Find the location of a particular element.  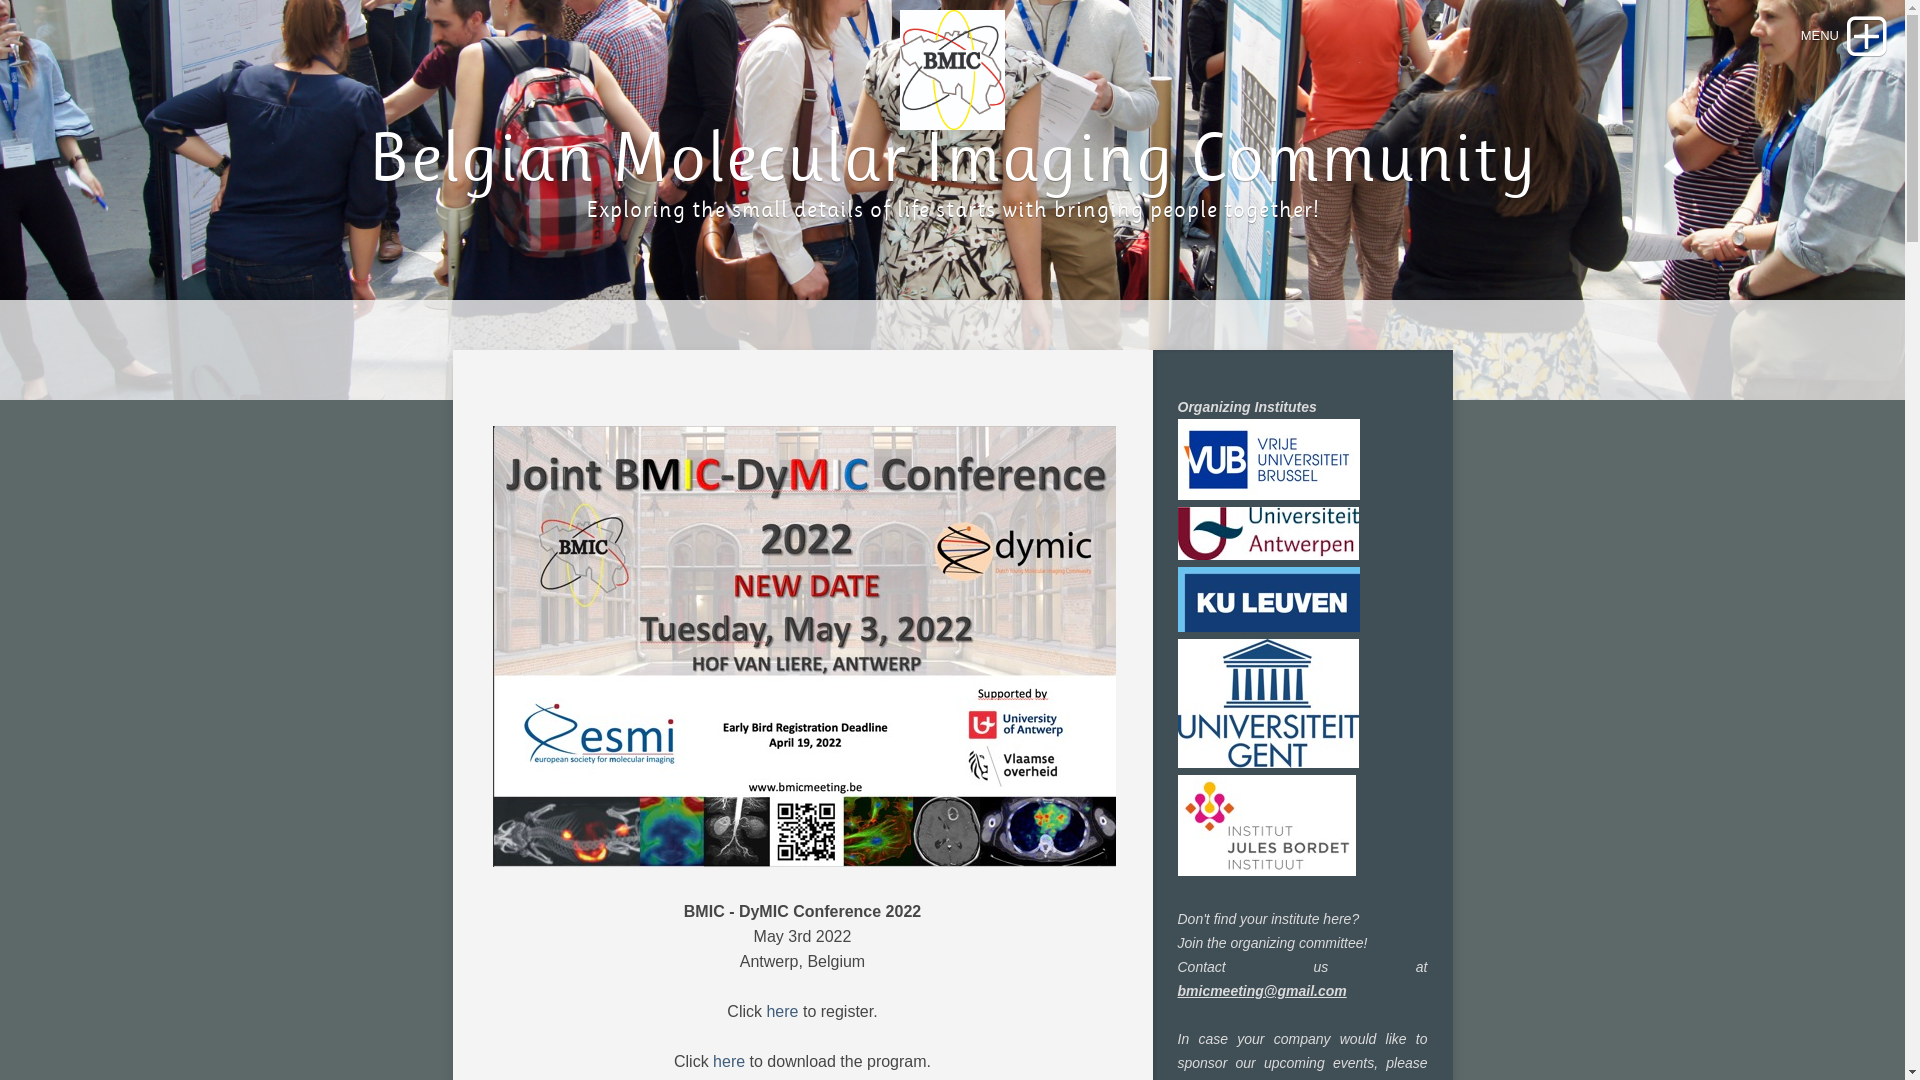

'here' is located at coordinates (781, 1011).